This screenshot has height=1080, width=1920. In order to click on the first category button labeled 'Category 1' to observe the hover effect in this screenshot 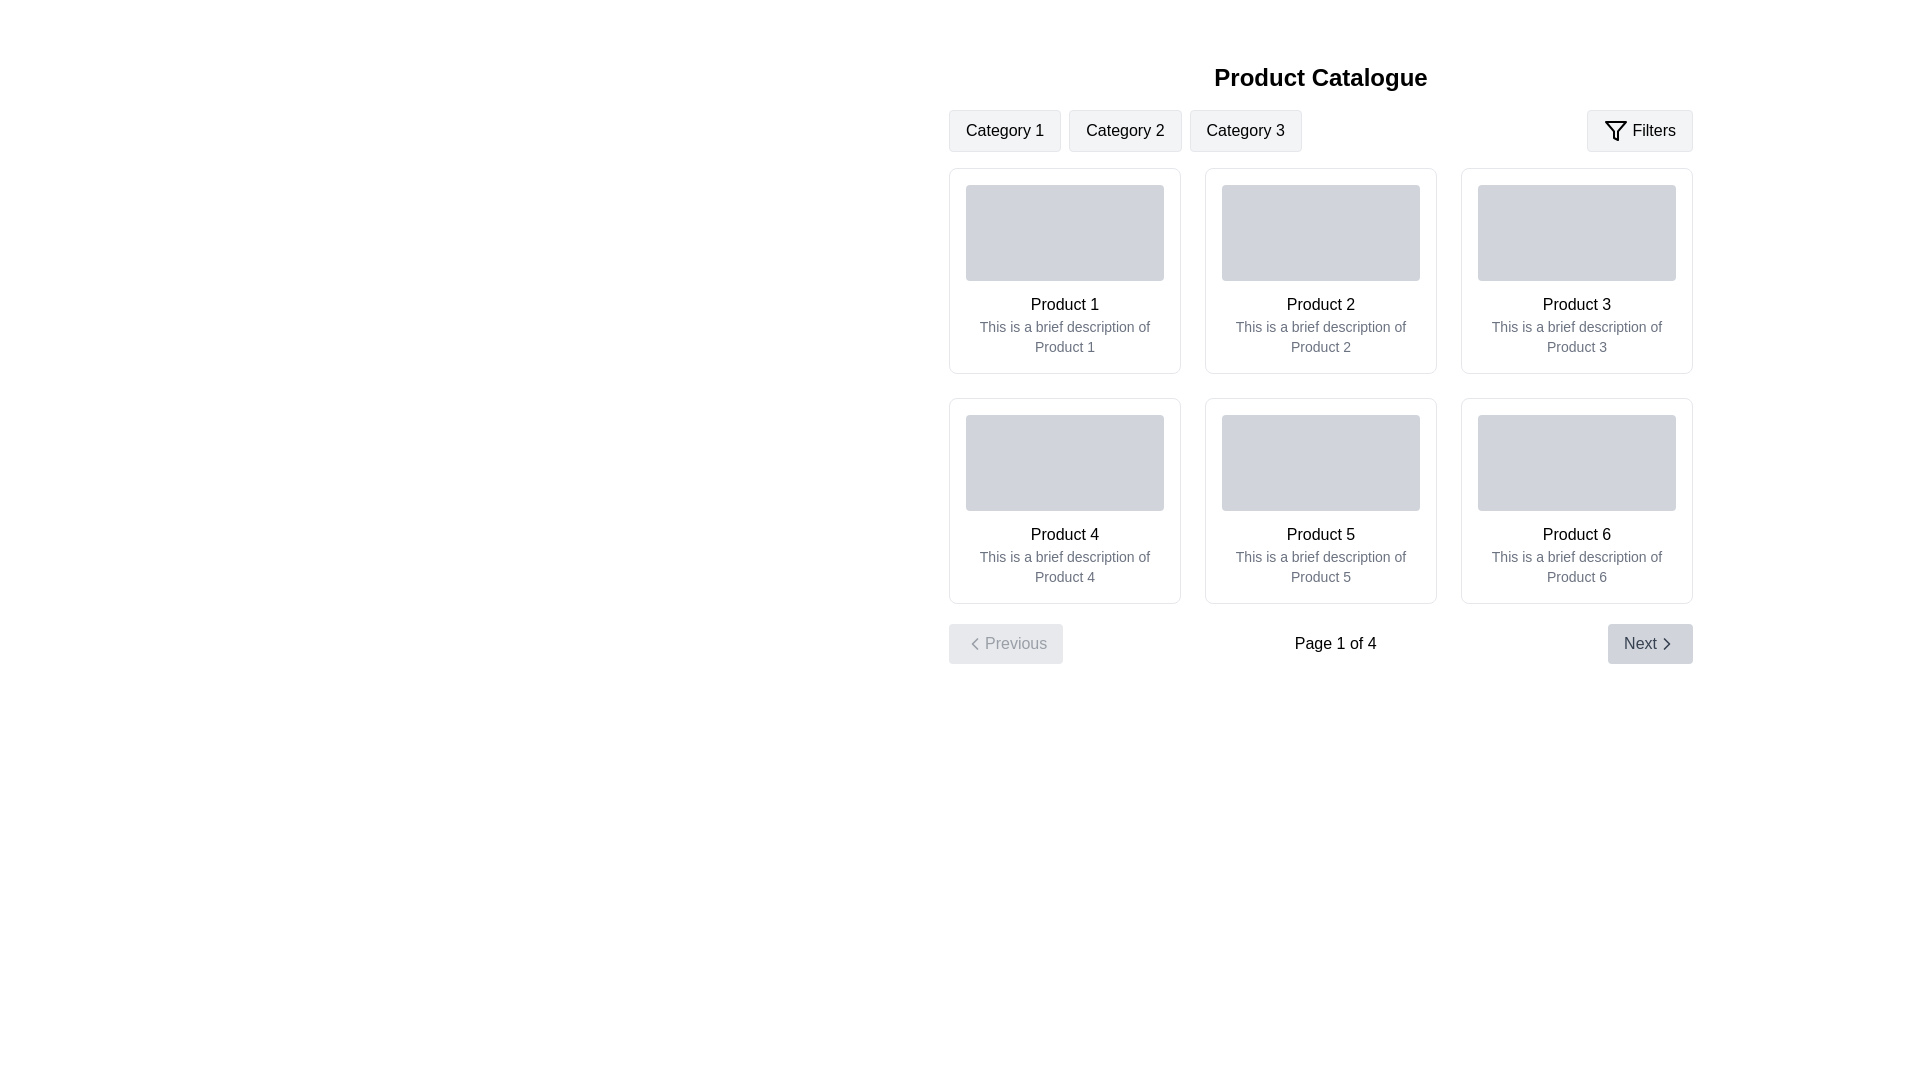, I will do `click(1005, 131)`.